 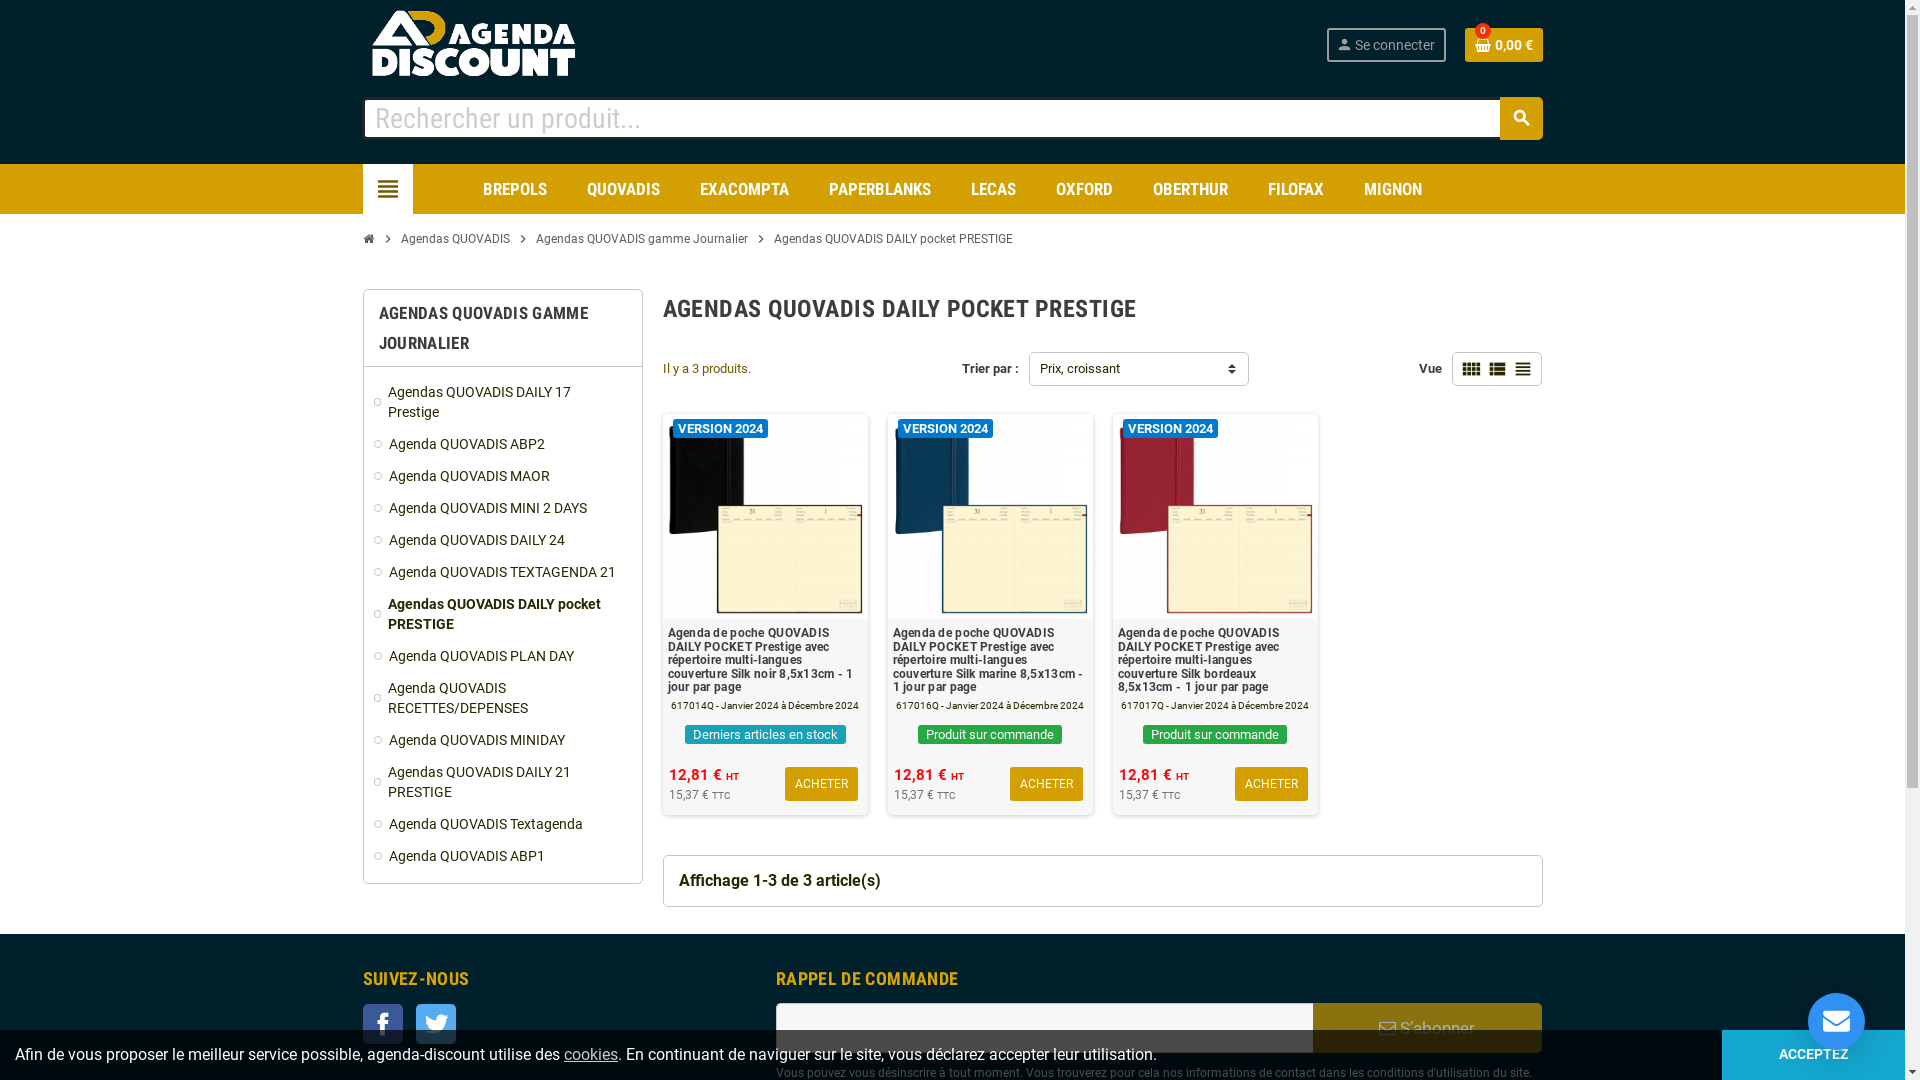 I want to click on 'Agenda QUOVADIS MAOR', so click(x=503, y=475).